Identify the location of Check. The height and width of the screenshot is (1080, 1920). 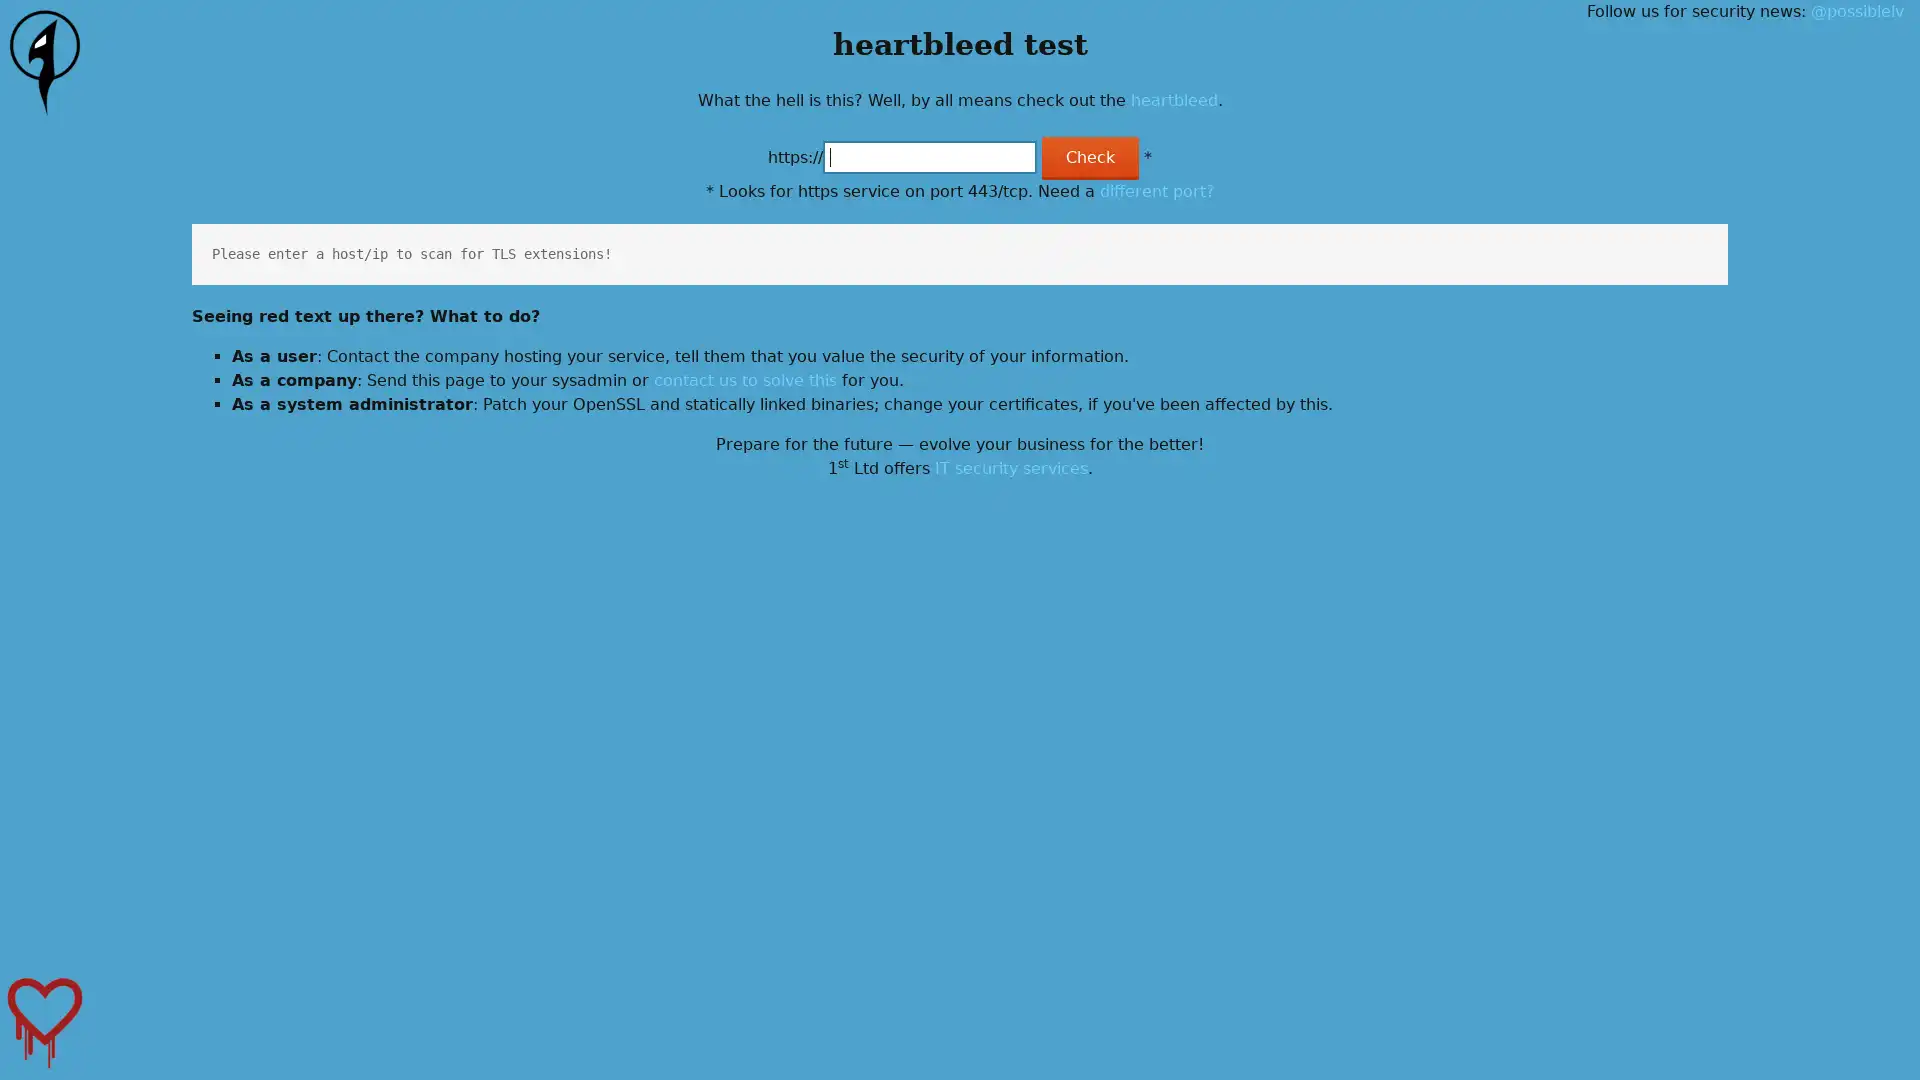
(1093, 158).